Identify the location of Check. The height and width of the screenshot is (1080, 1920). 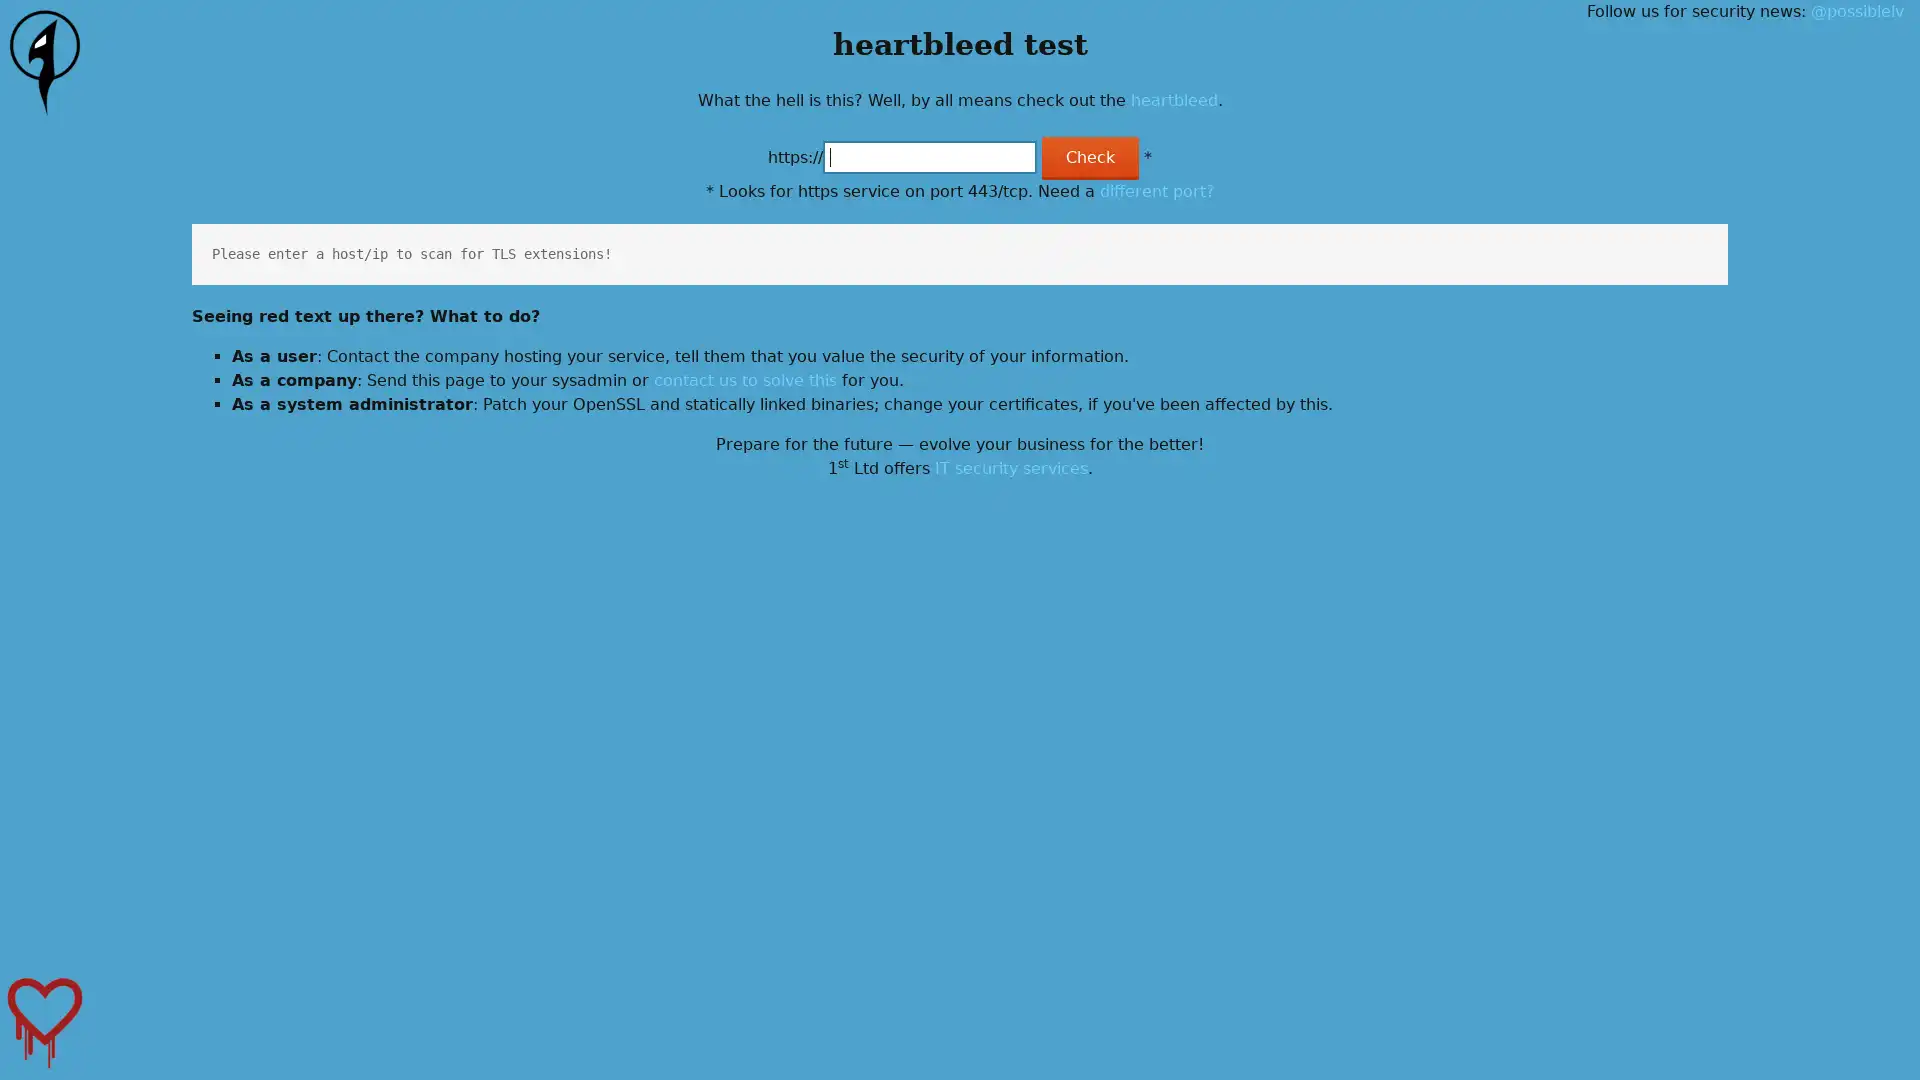
(1093, 158).